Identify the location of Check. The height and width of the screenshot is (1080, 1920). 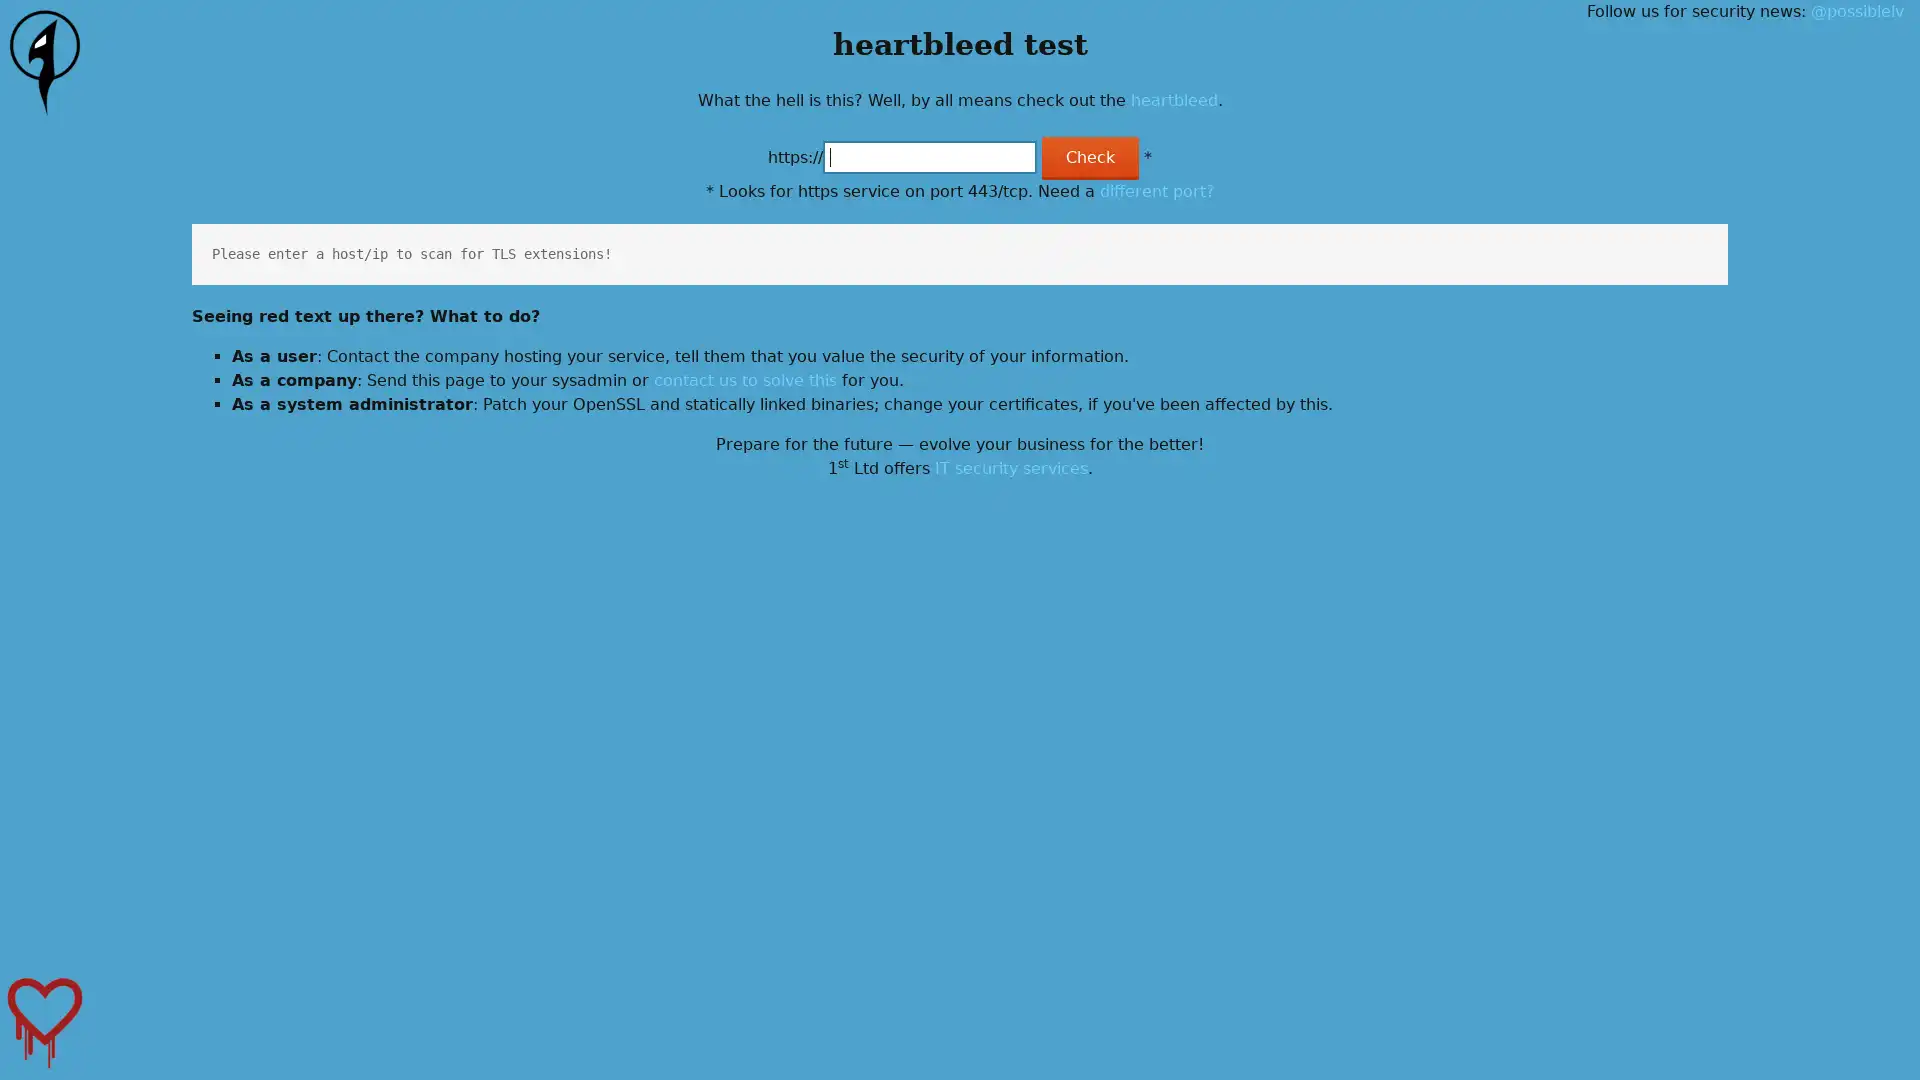
(1093, 158).